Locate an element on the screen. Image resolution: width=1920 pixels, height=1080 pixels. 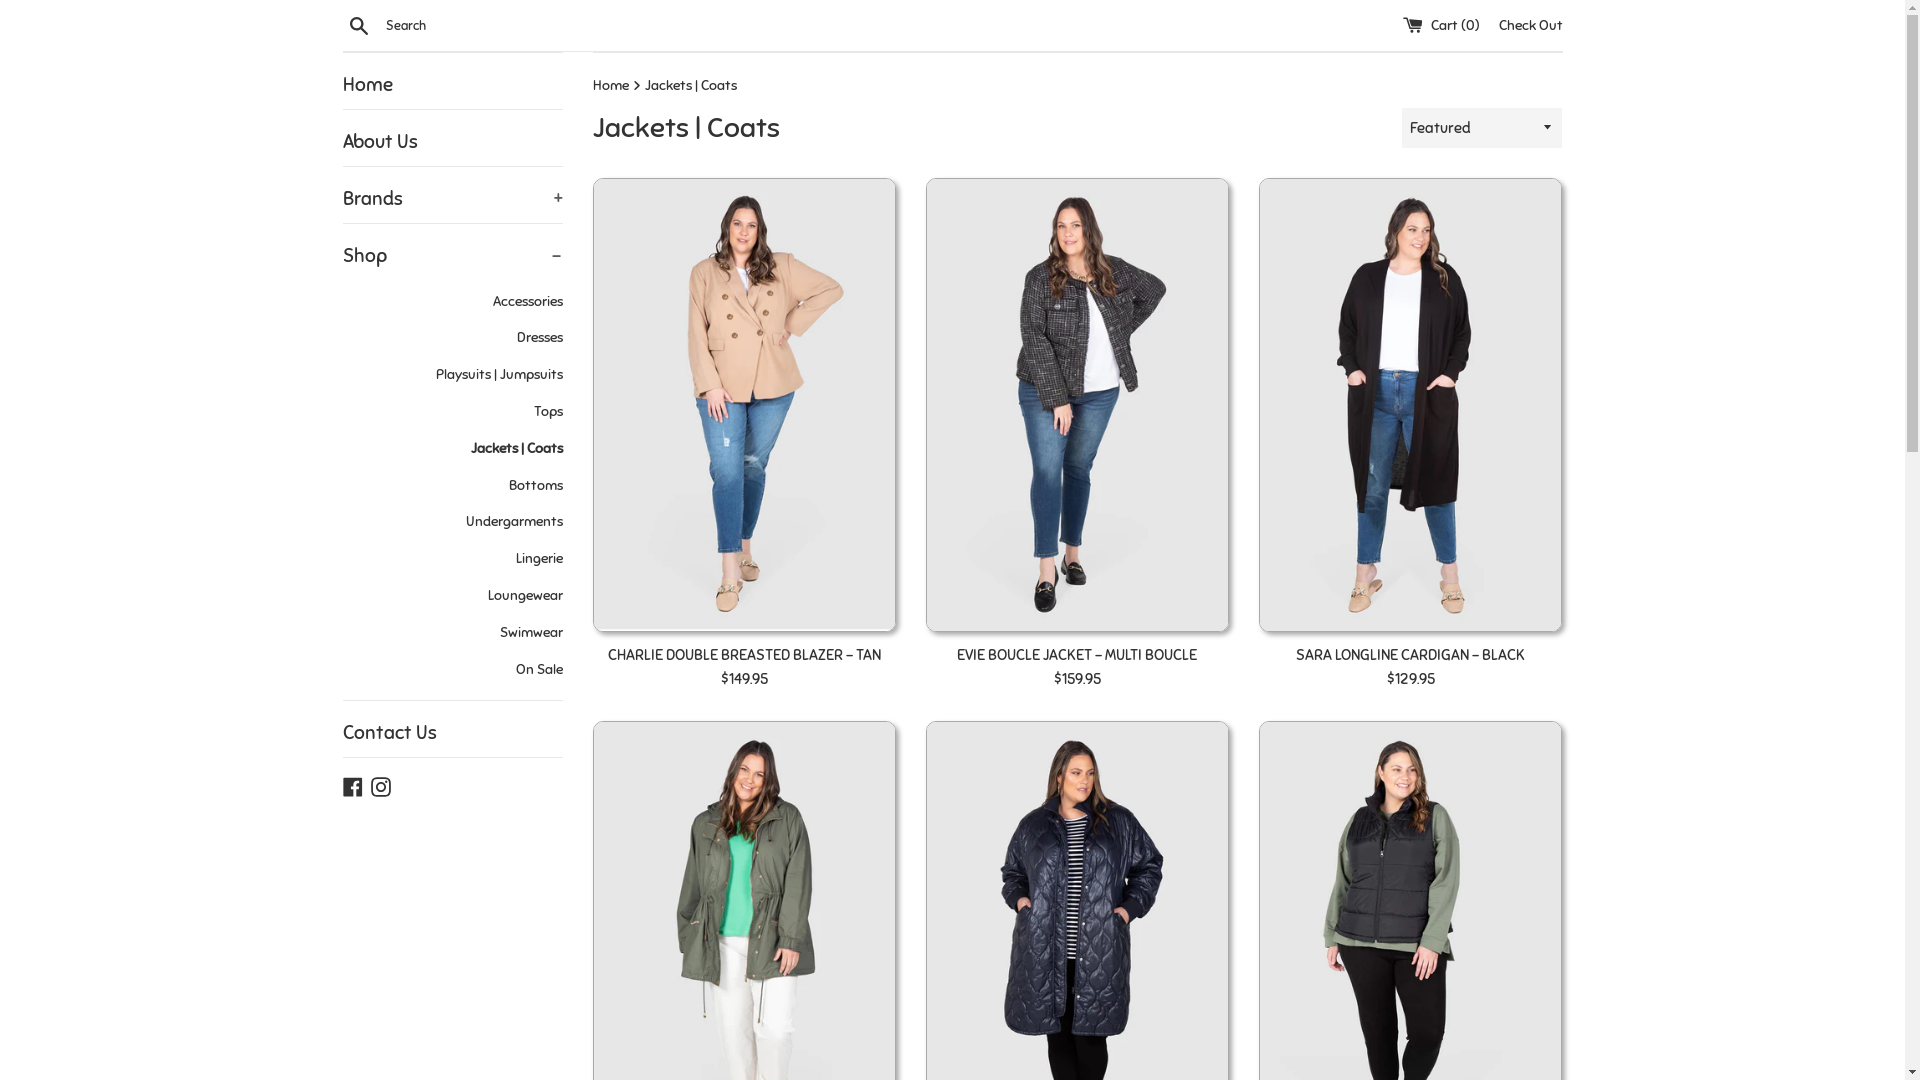
'Brands is located at coordinates (341, 199).